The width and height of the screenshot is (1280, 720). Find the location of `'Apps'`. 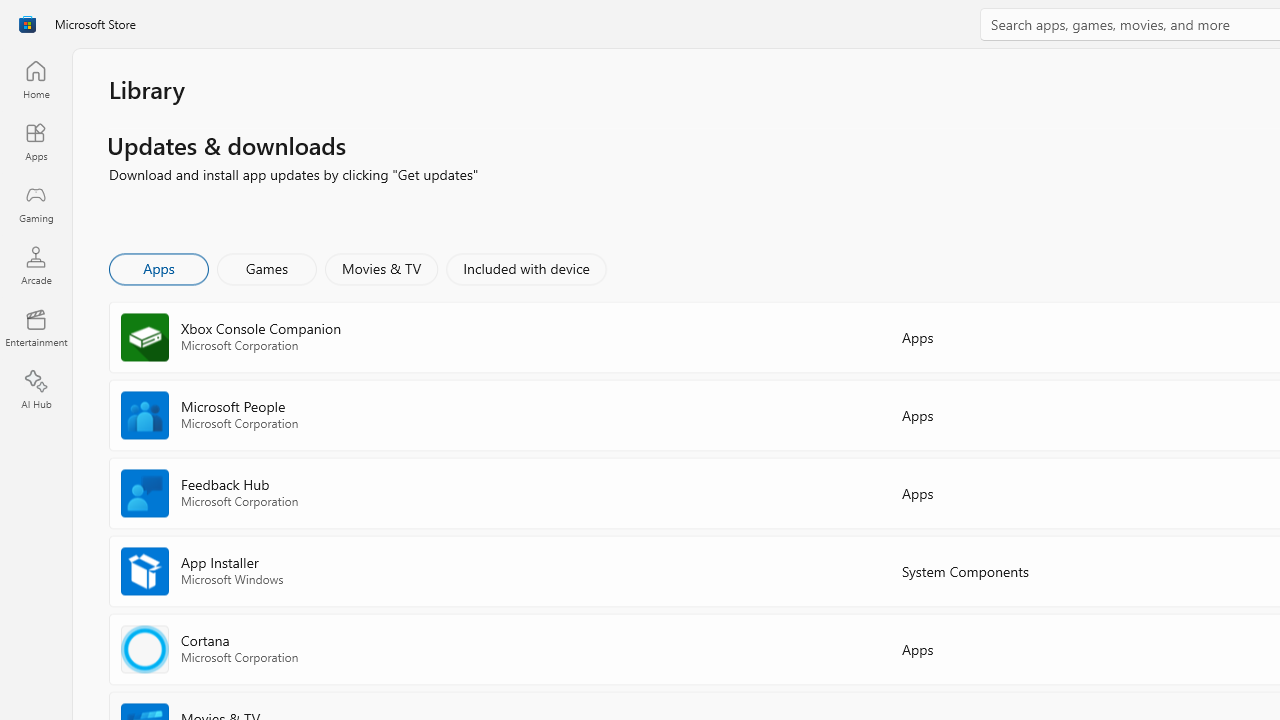

'Apps' is located at coordinates (157, 267).